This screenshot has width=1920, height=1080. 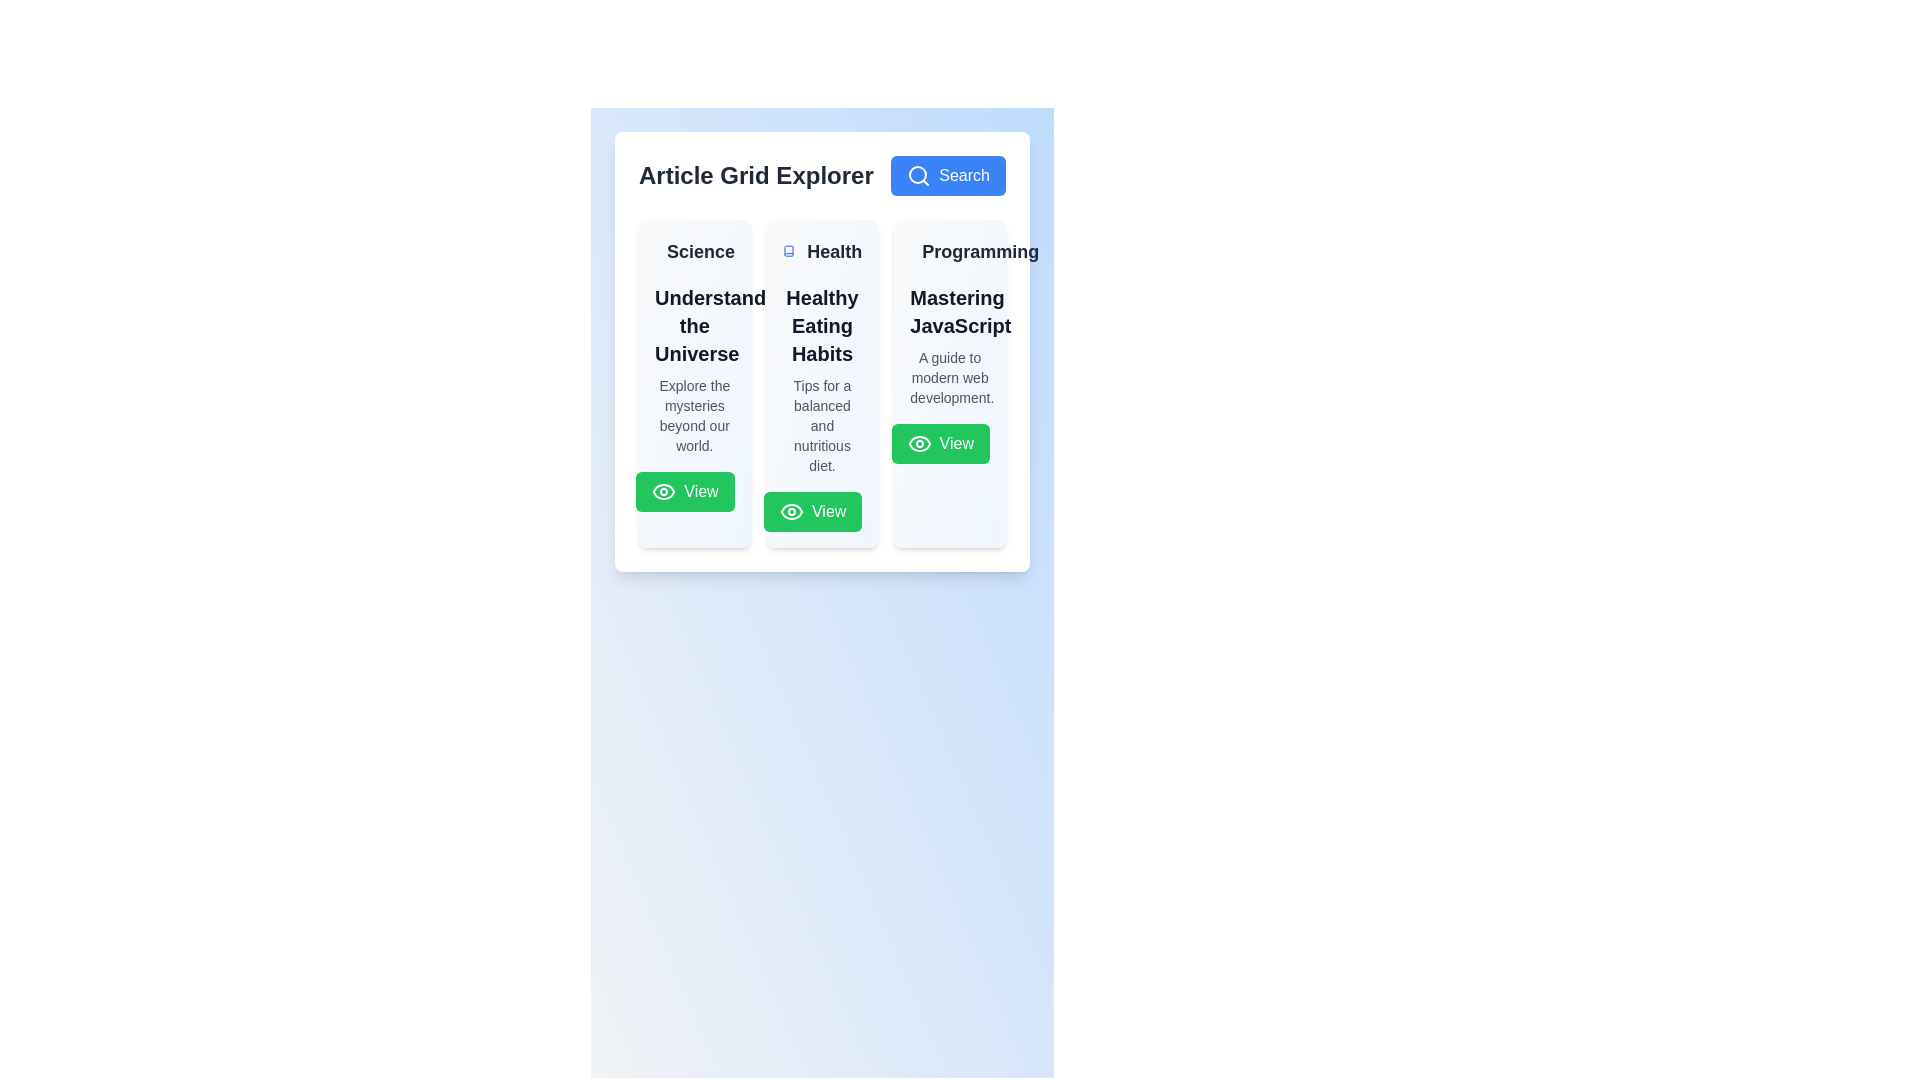 What do you see at coordinates (791, 511) in the screenshot?
I see `the eye-shaped icon within the green 'View' button located below the 'Healthy Eating Habits' card` at bounding box center [791, 511].